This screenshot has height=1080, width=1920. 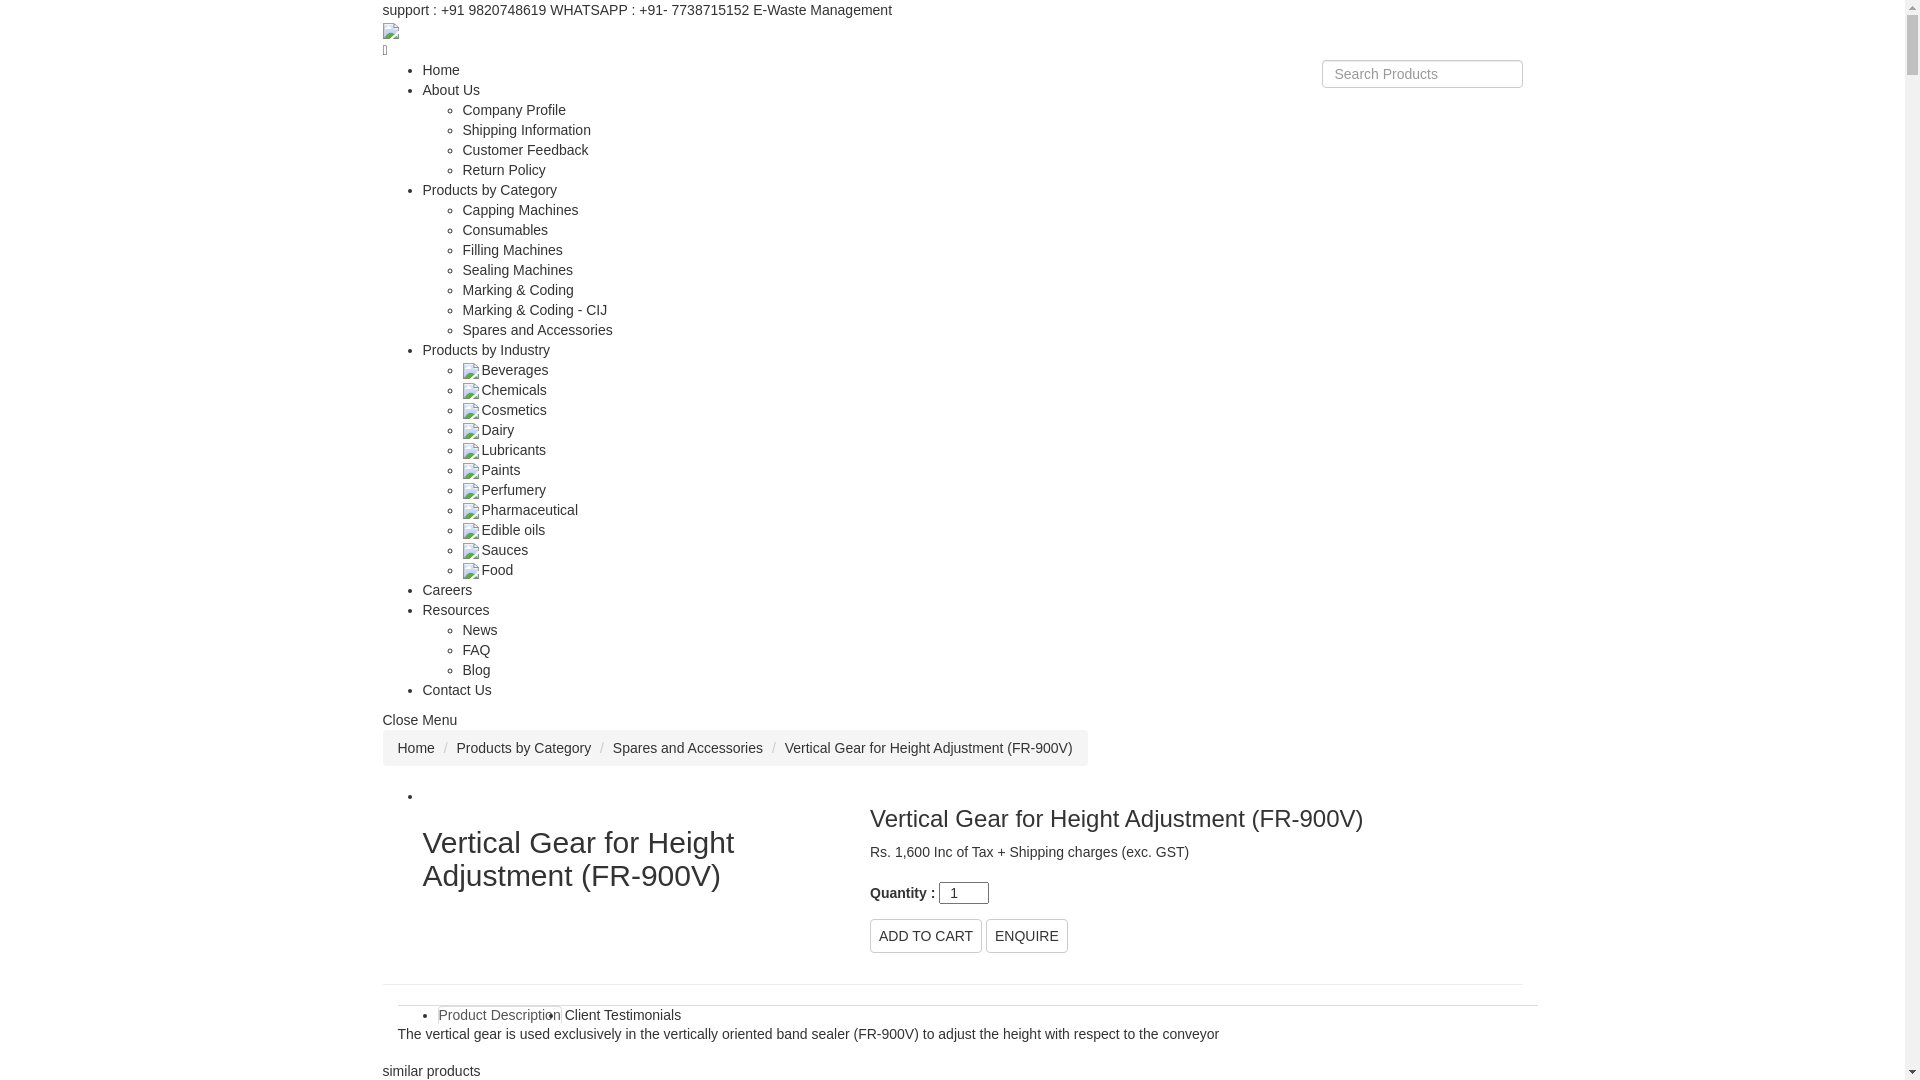 I want to click on 'Shipping Information', so click(x=460, y=130).